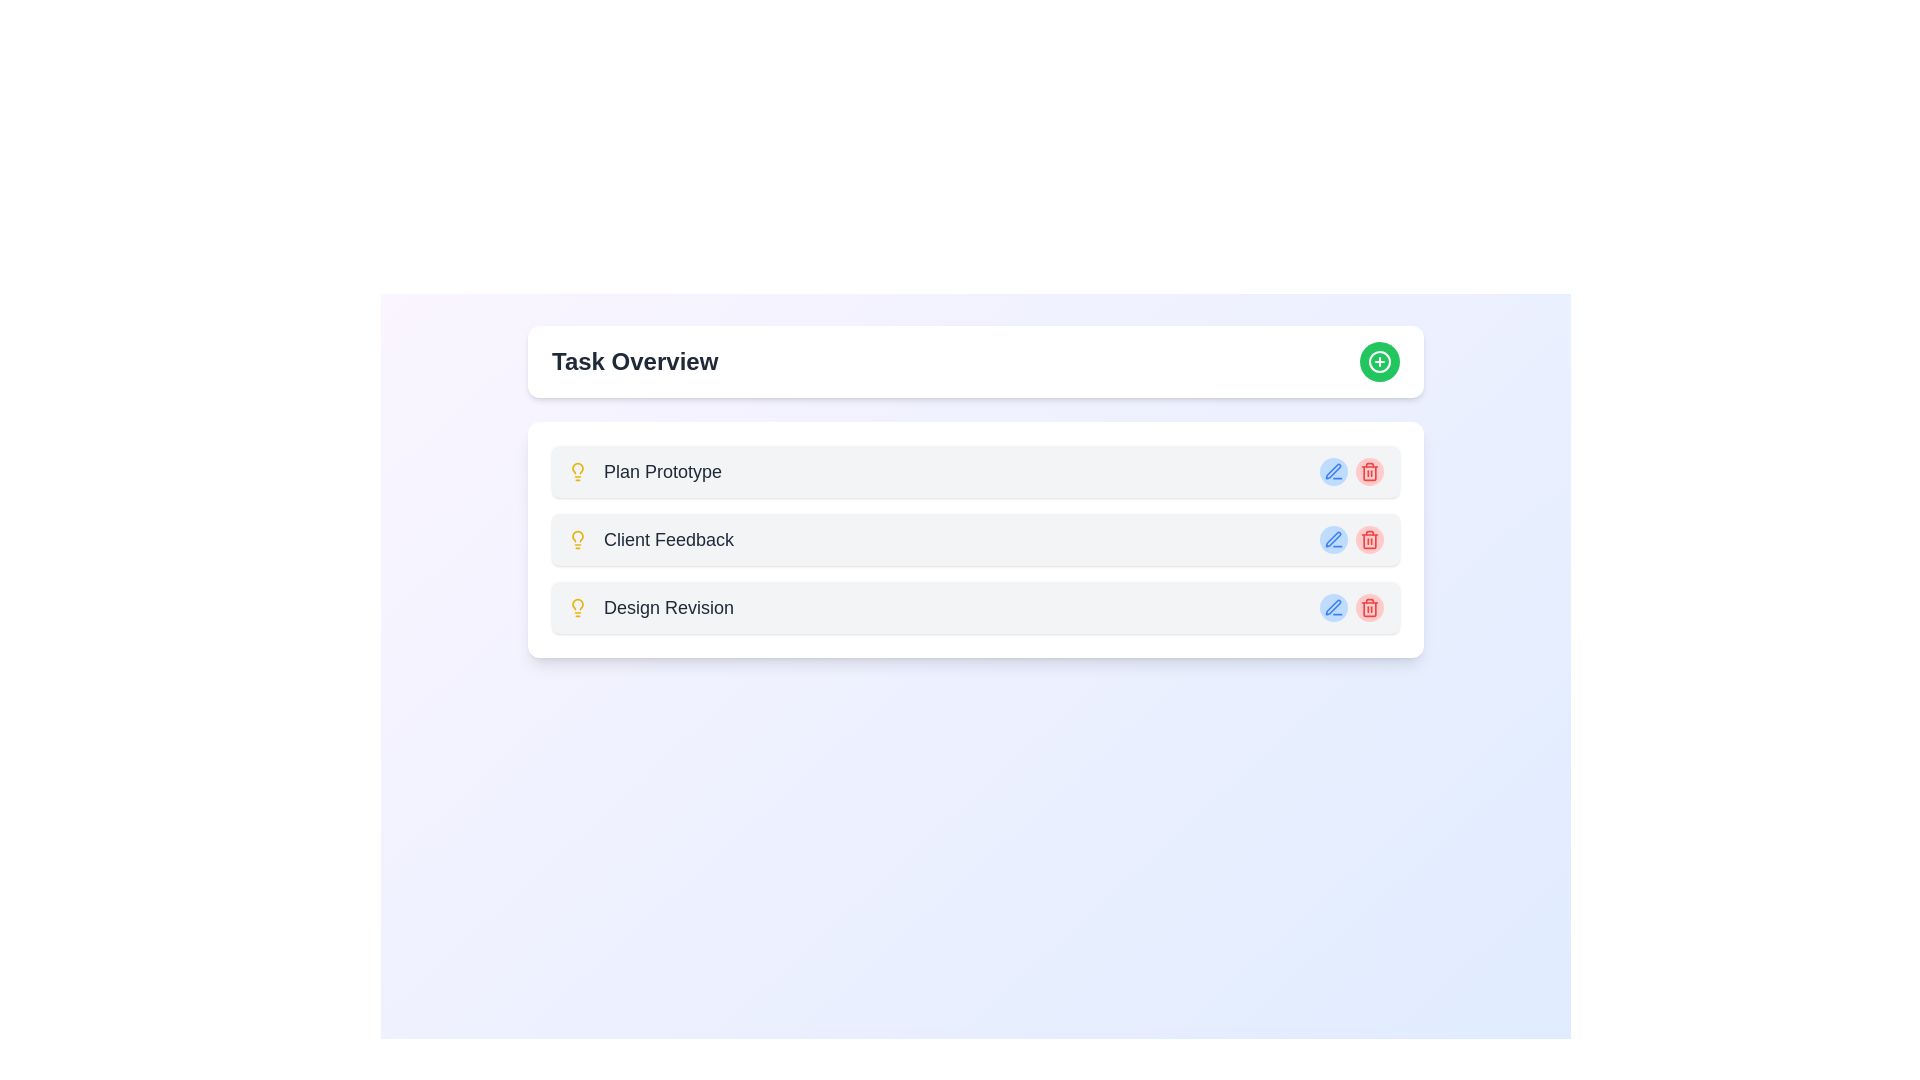 This screenshot has height=1080, width=1920. What do you see at coordinates (1334, 471) in the screenshot?
I see `the pen icon button, which is located within the blue circle to the right of the 'Plan Prototype' task entry in the task overview list` at bounding box center [1334, 471].